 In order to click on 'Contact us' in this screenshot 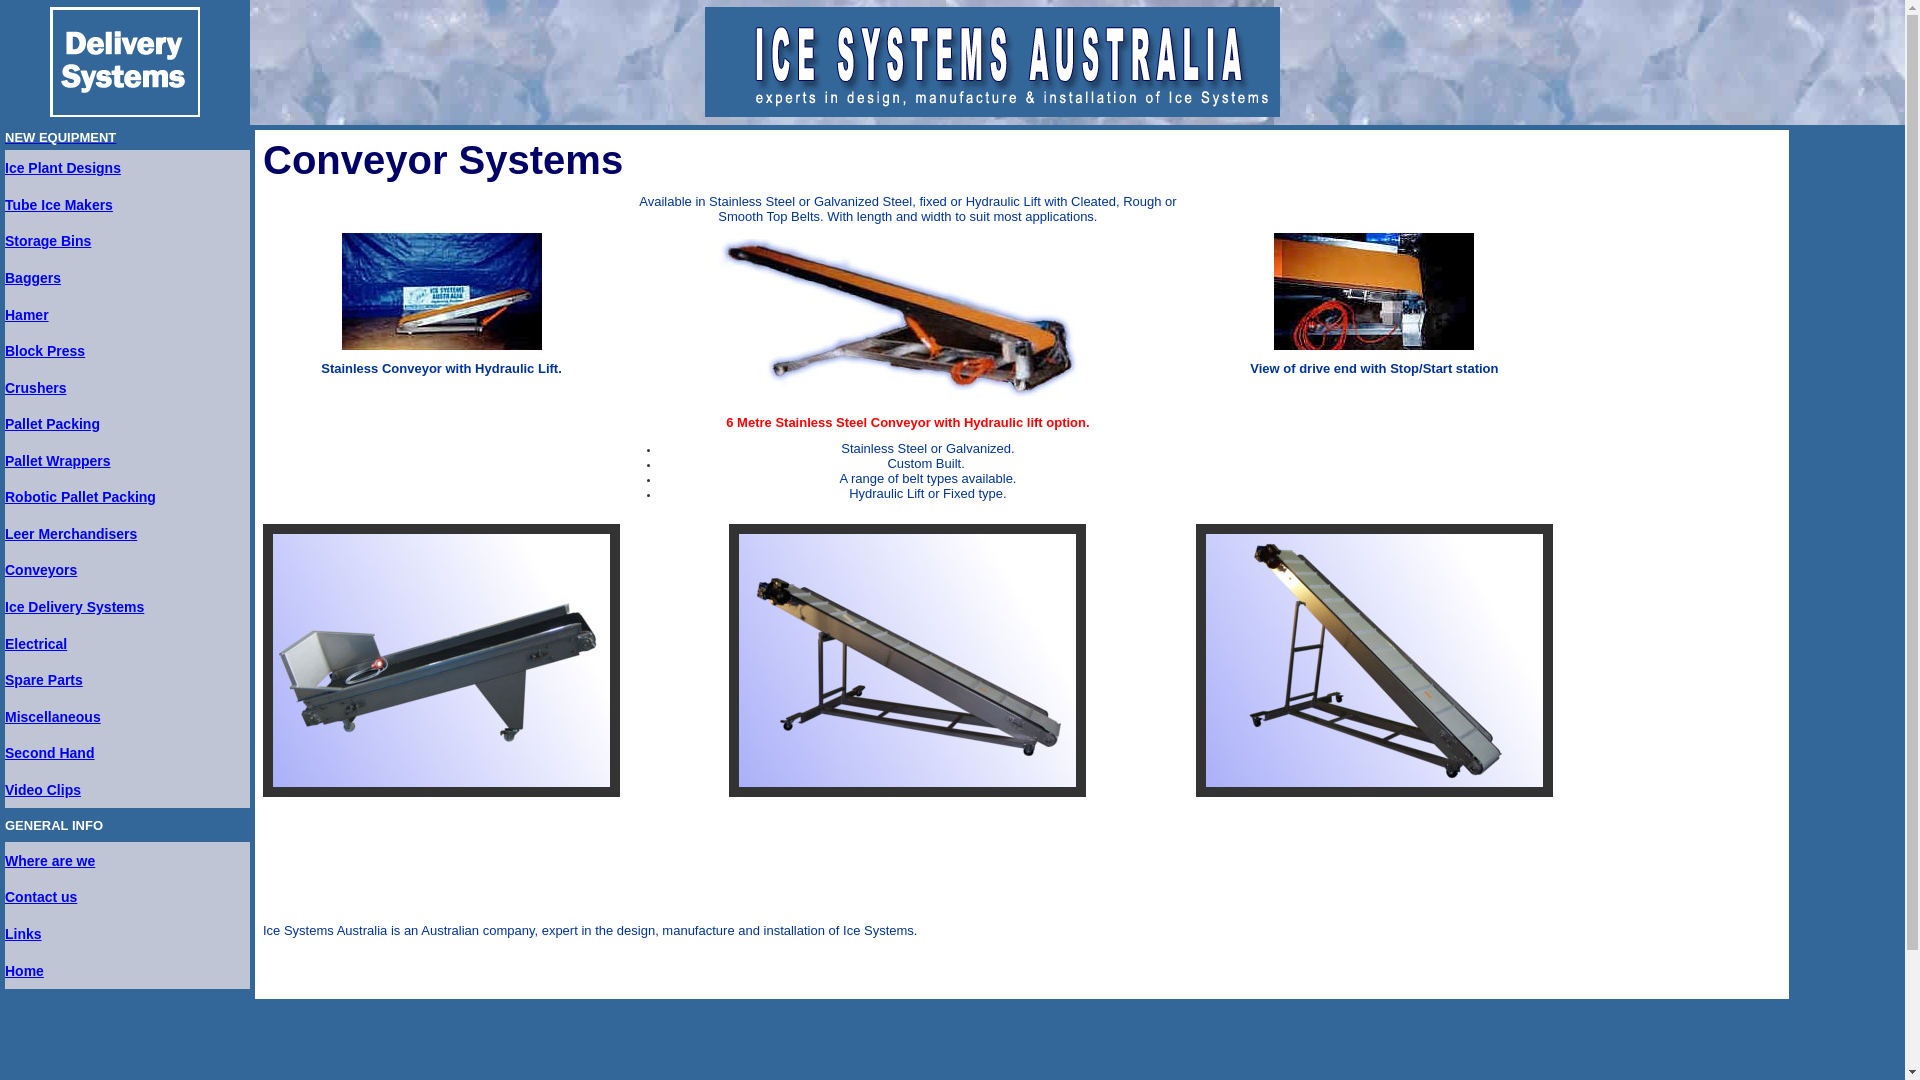, I will do `click(41, 896)`.